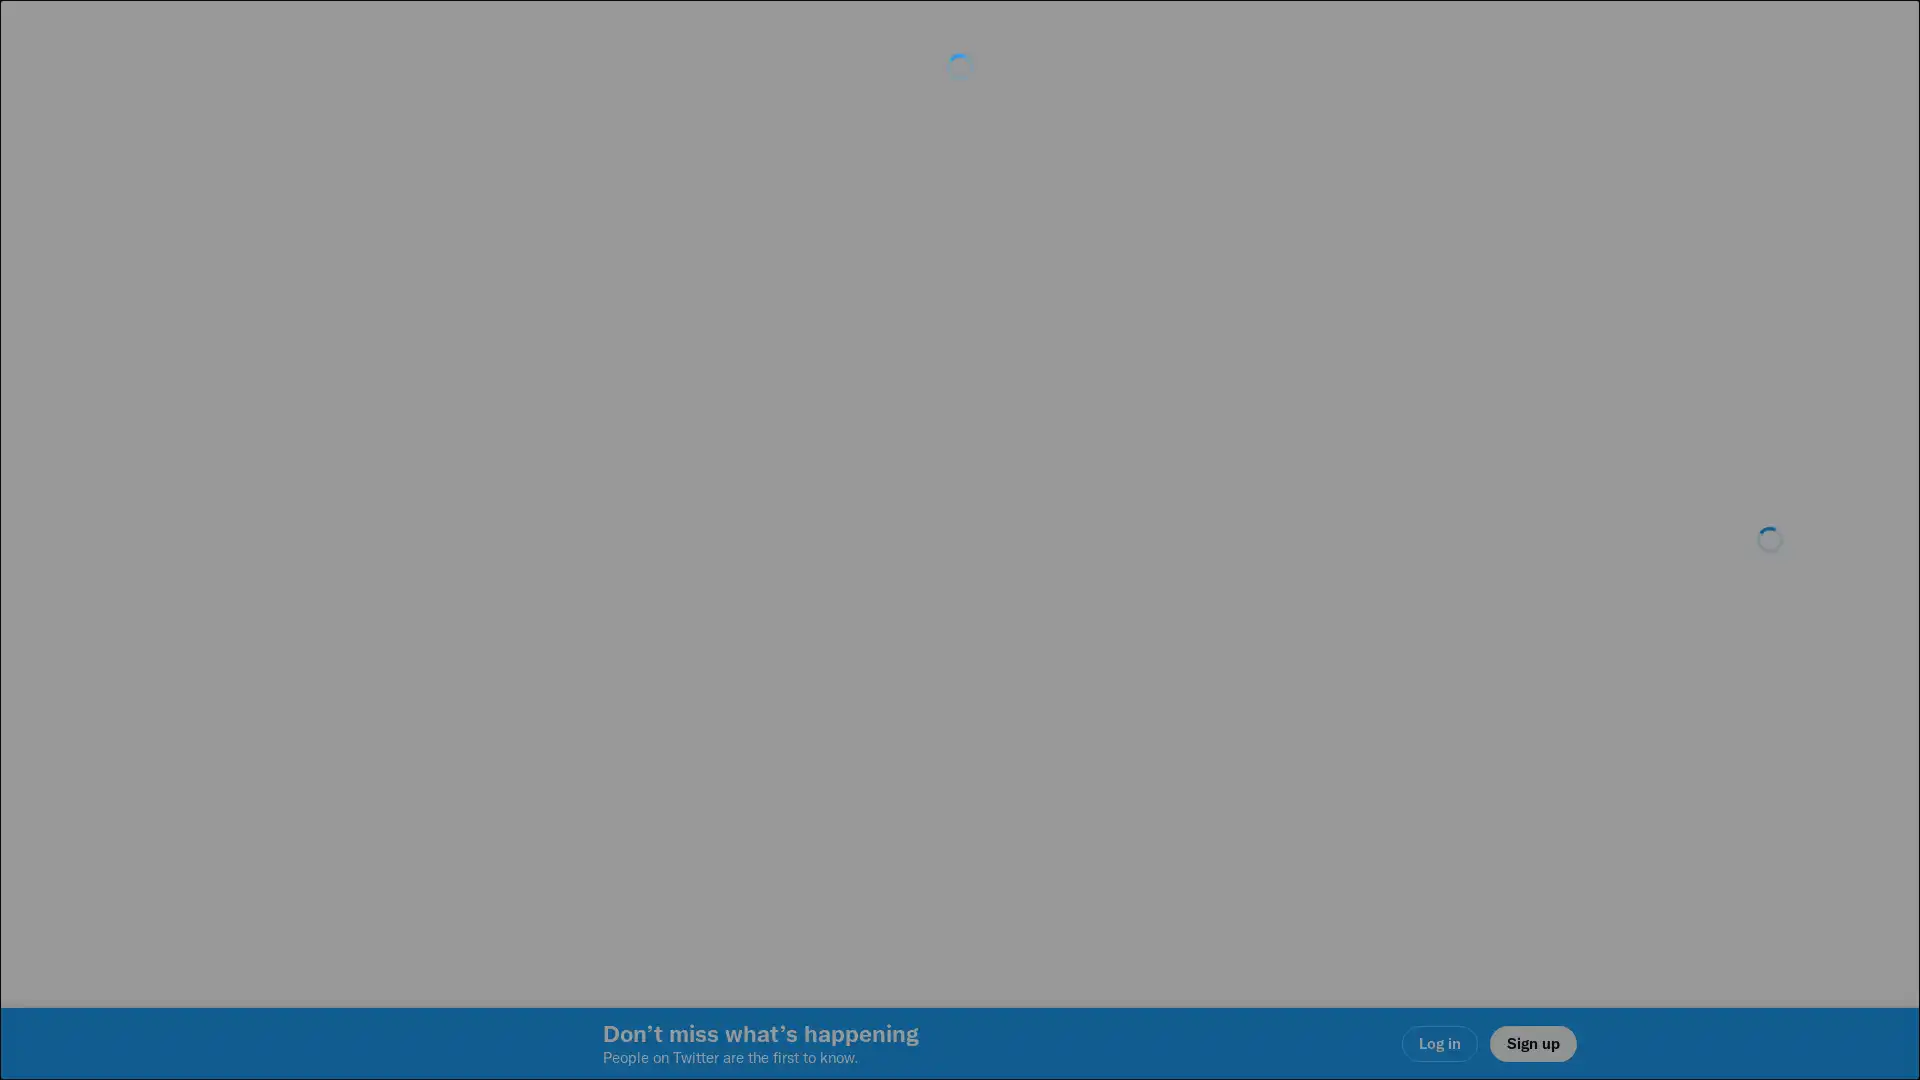  What do you see at coordinates (722, 681) in the screenshot?
I see `Sign up` at bounding box center [722, 681].